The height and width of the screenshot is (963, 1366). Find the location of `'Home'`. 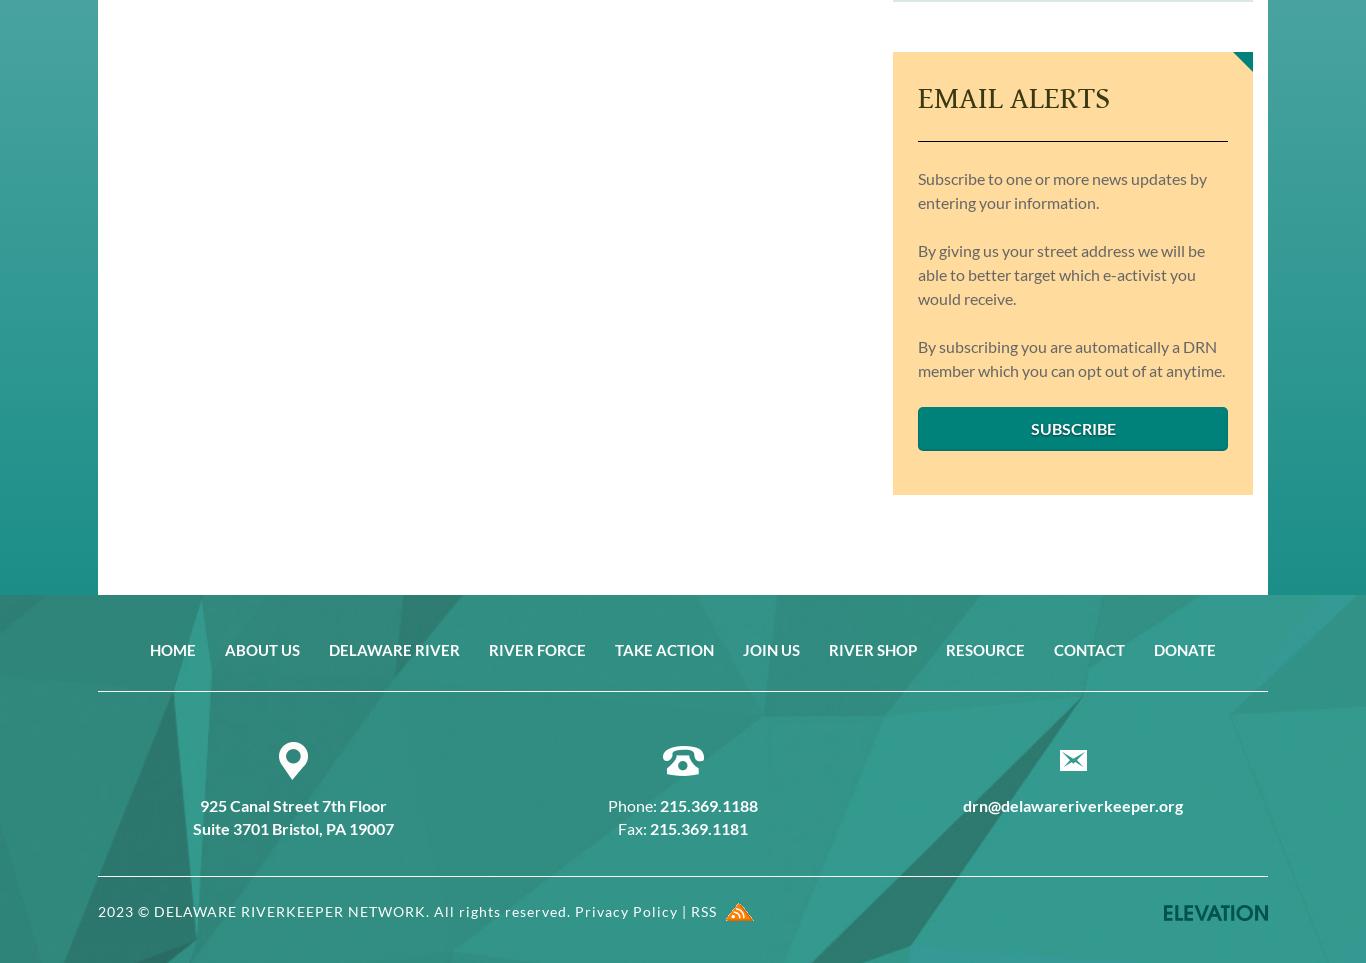

'Home' is located at coordinates (171, 647).